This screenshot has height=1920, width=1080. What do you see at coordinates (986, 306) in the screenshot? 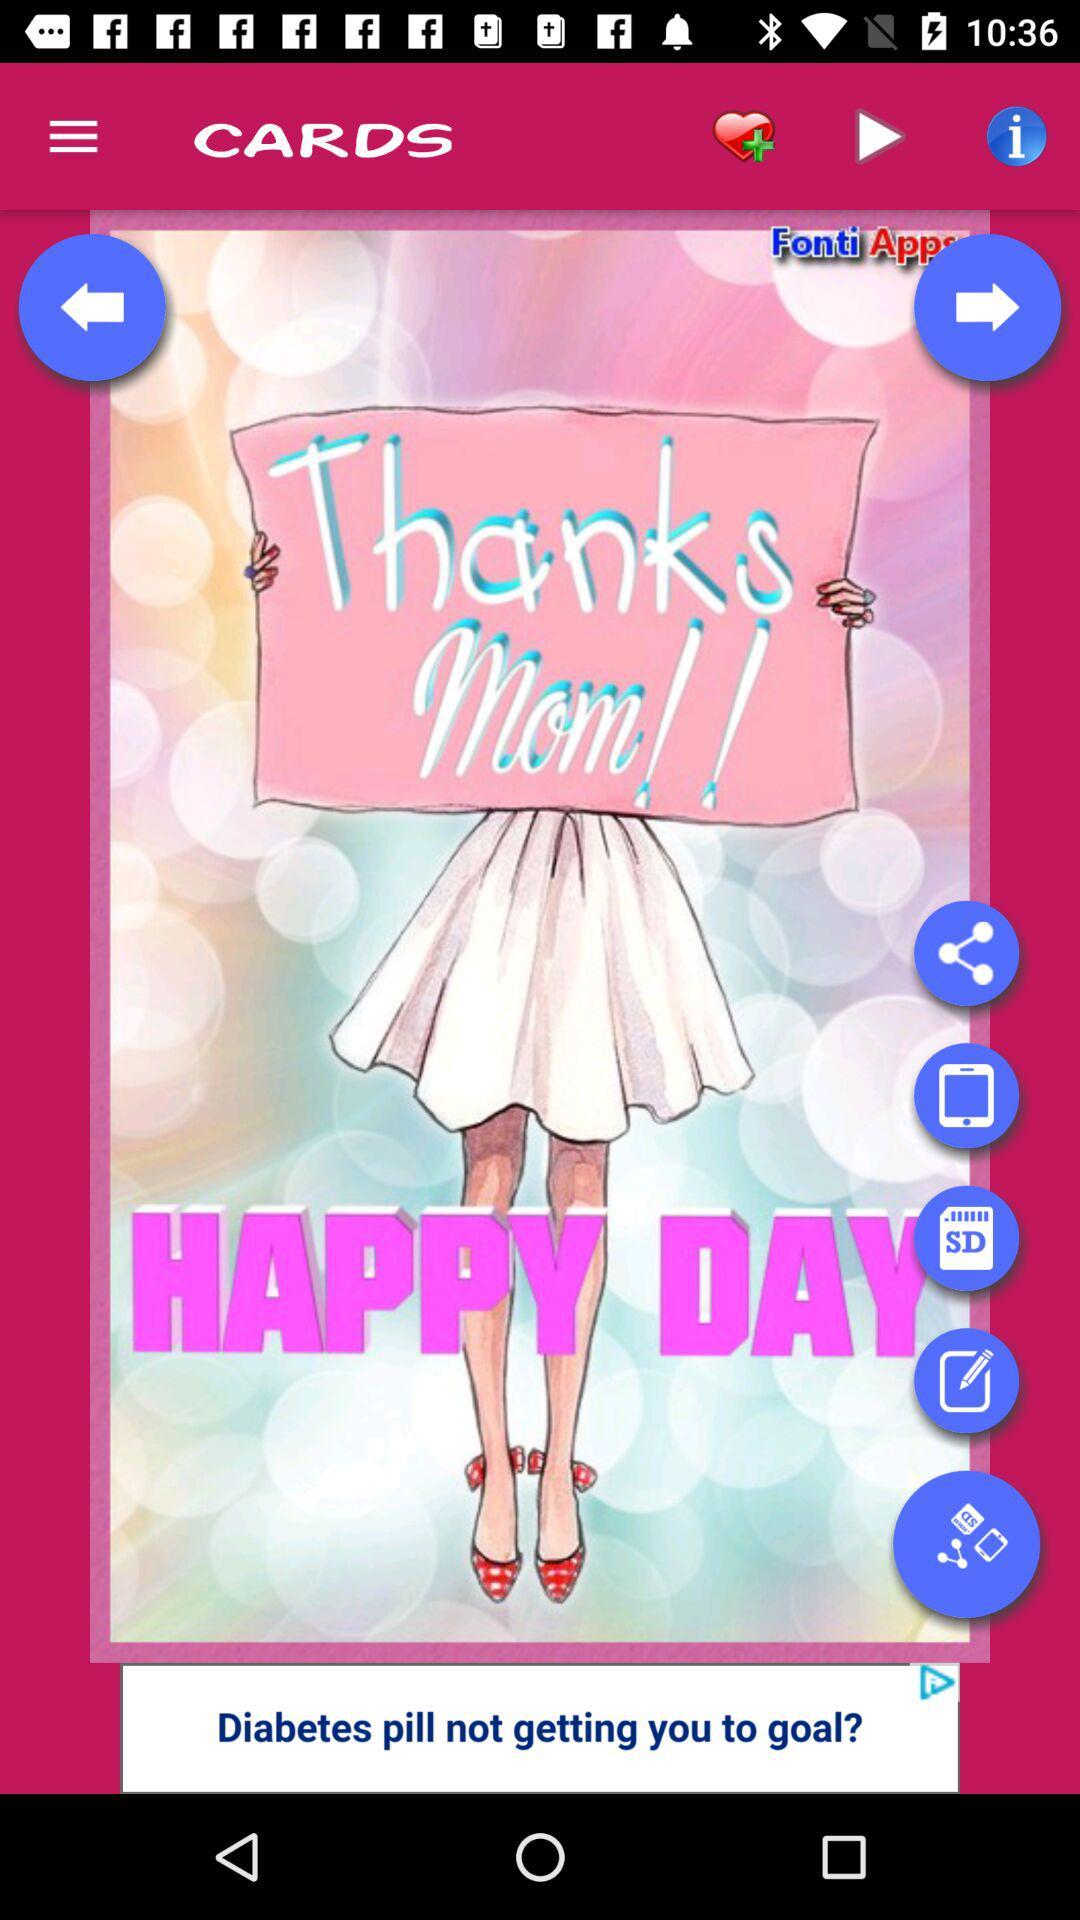
I see `next slide` at bounding box center [986, 306].